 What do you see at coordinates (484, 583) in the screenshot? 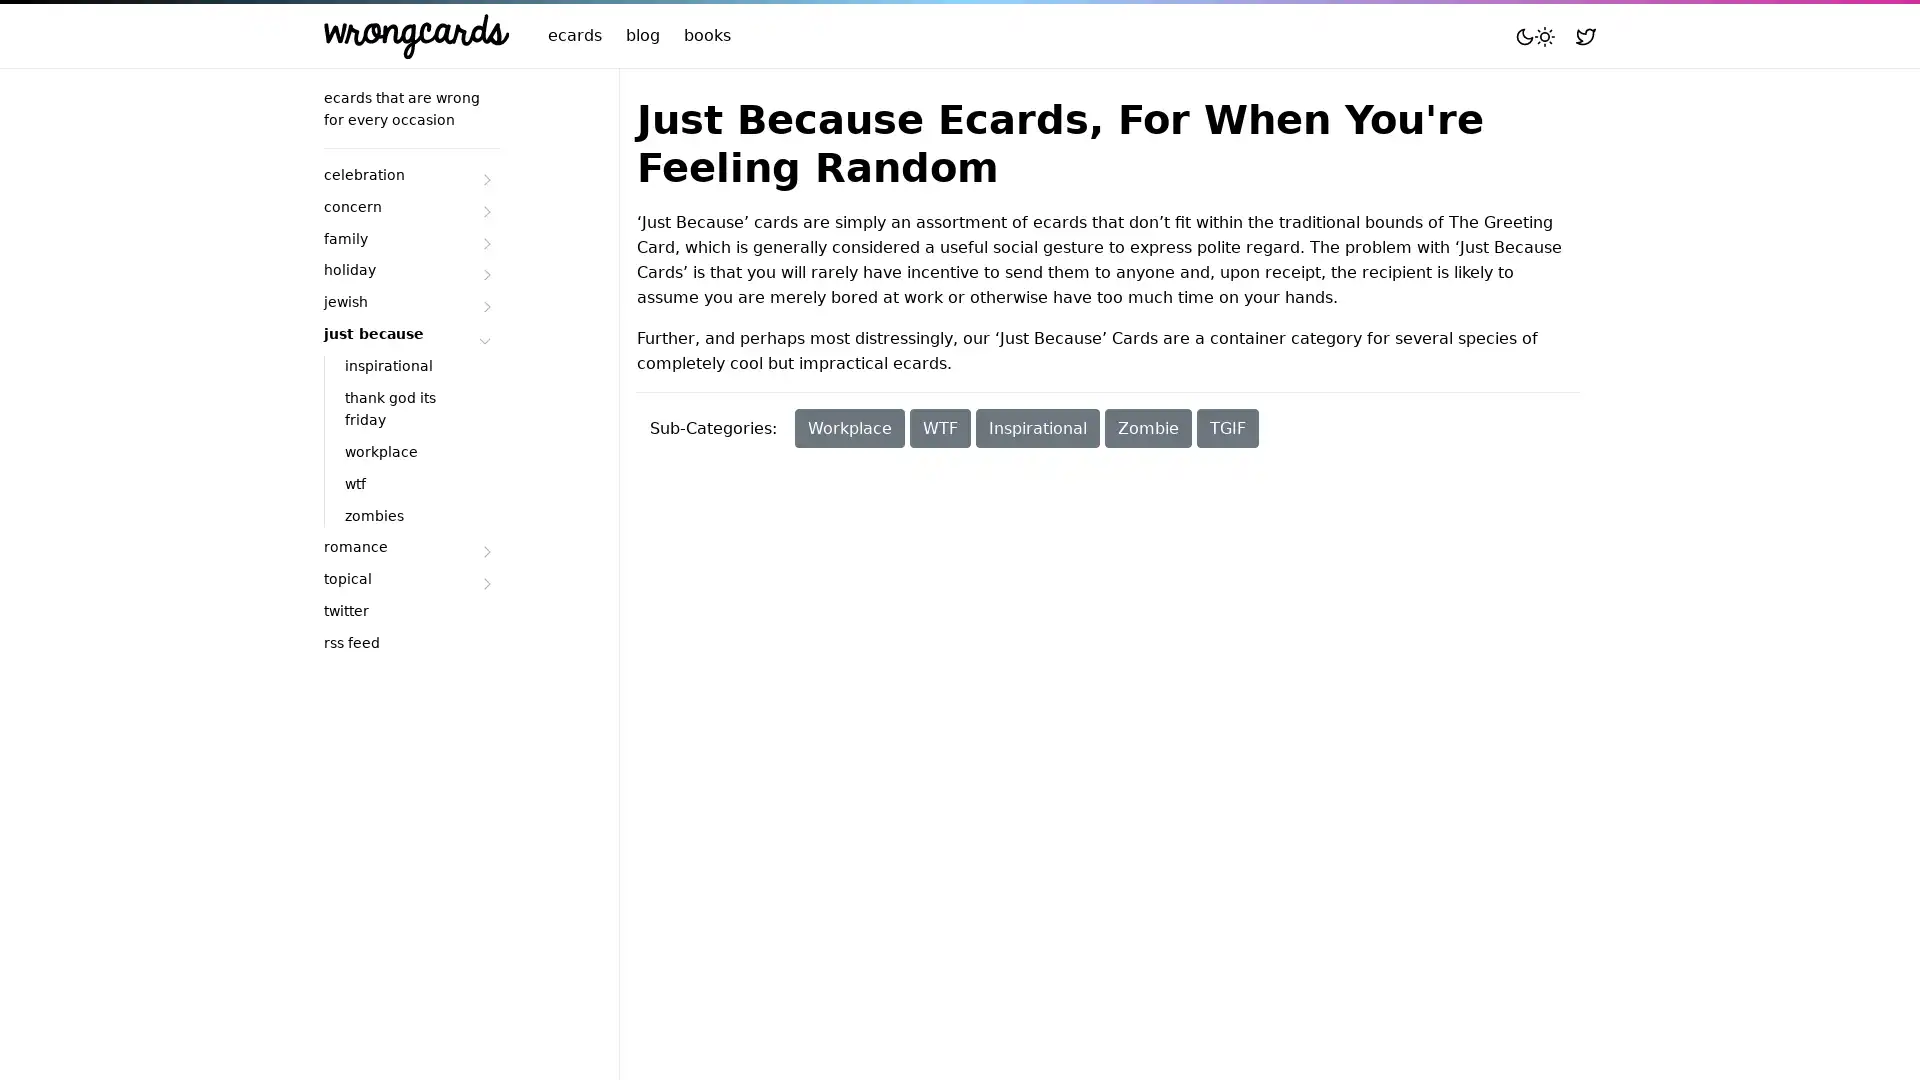
I see `Submenu` at bounding box center [484, 583].